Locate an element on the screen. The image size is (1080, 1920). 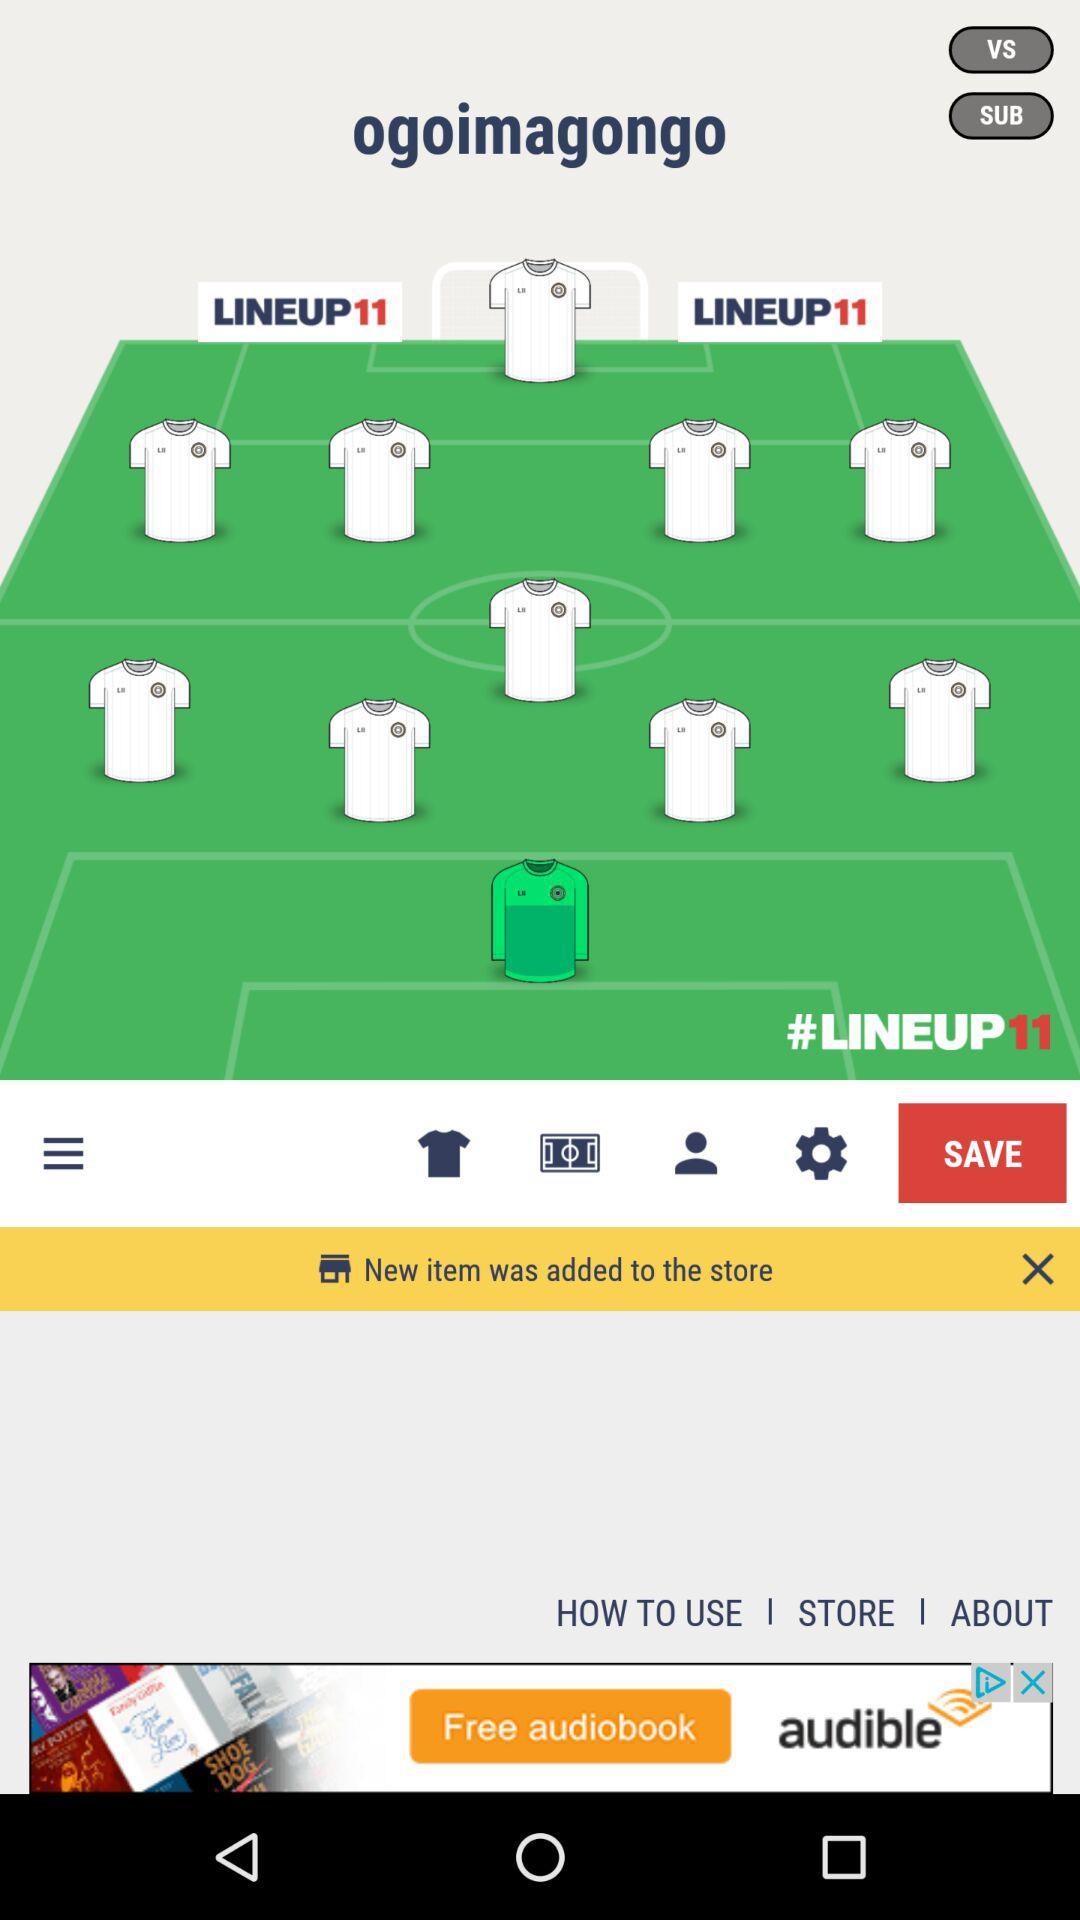
the image between lineup11 is located at coordinates (540, 316).